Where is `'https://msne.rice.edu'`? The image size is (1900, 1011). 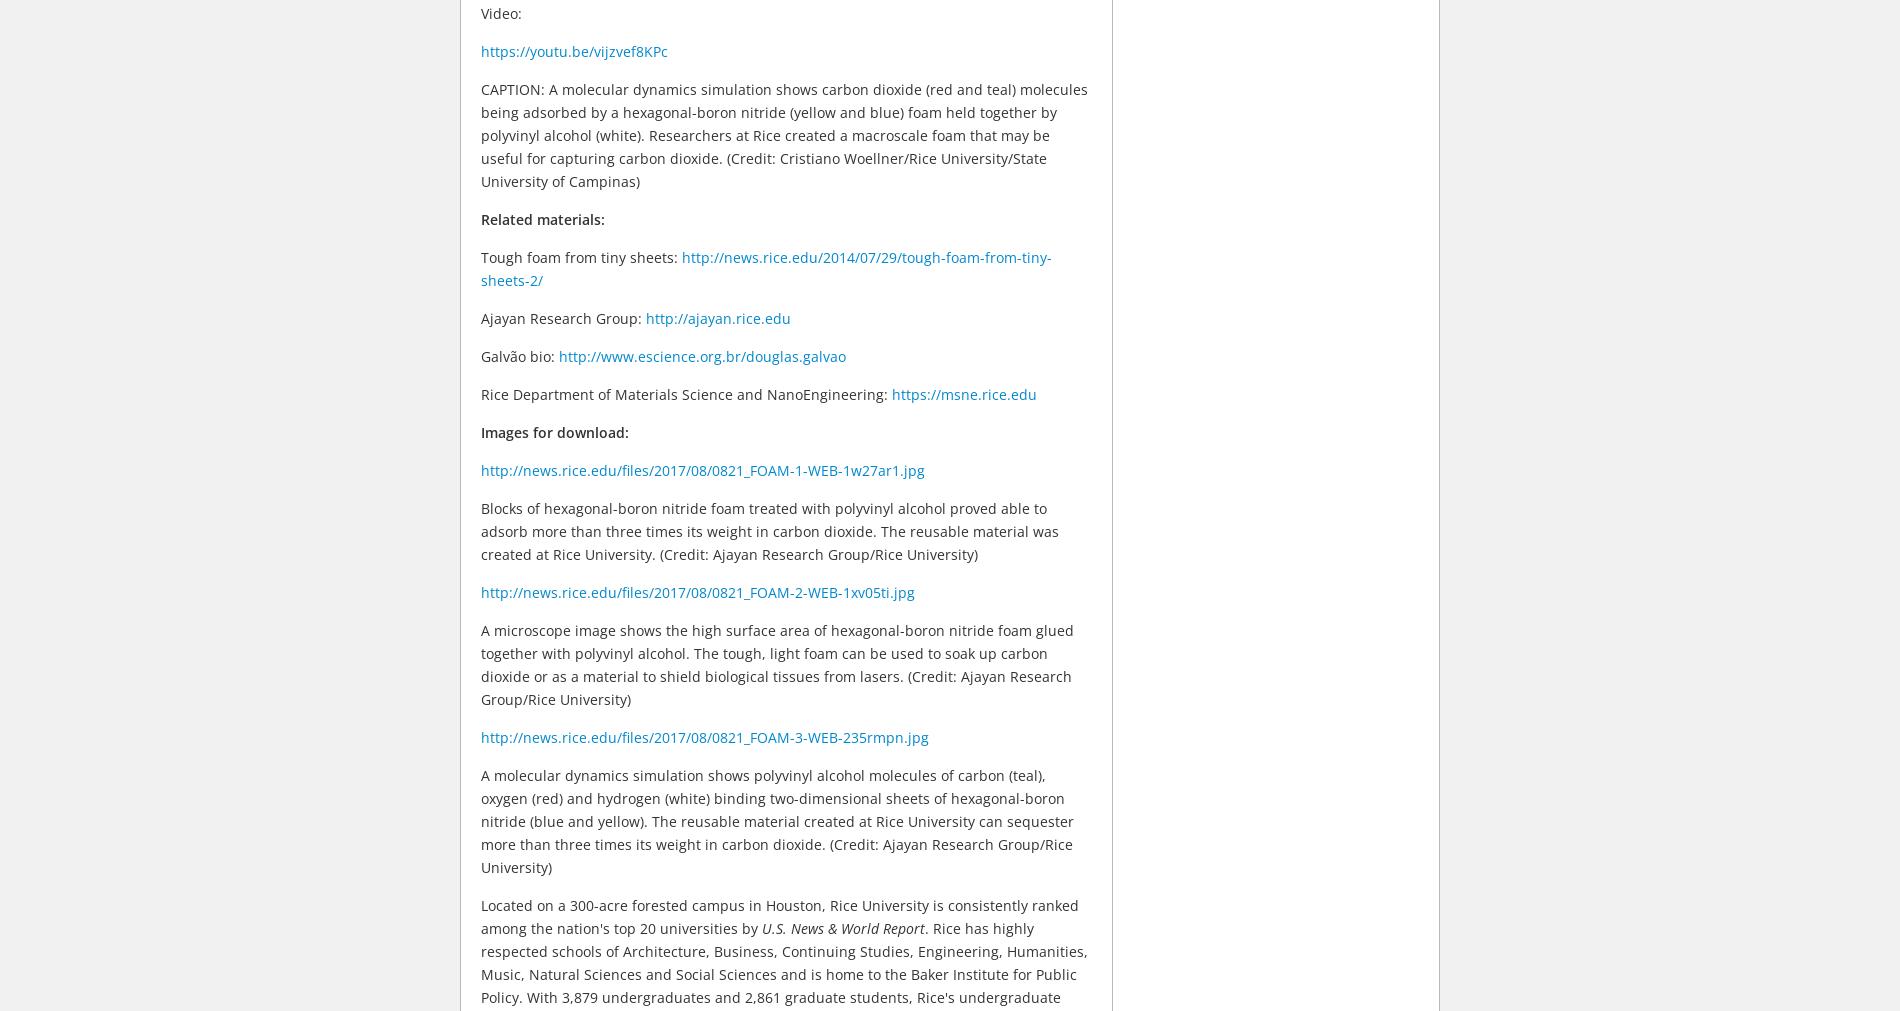
'https://msne.rice.edu' is located at coordinates (891, 392).